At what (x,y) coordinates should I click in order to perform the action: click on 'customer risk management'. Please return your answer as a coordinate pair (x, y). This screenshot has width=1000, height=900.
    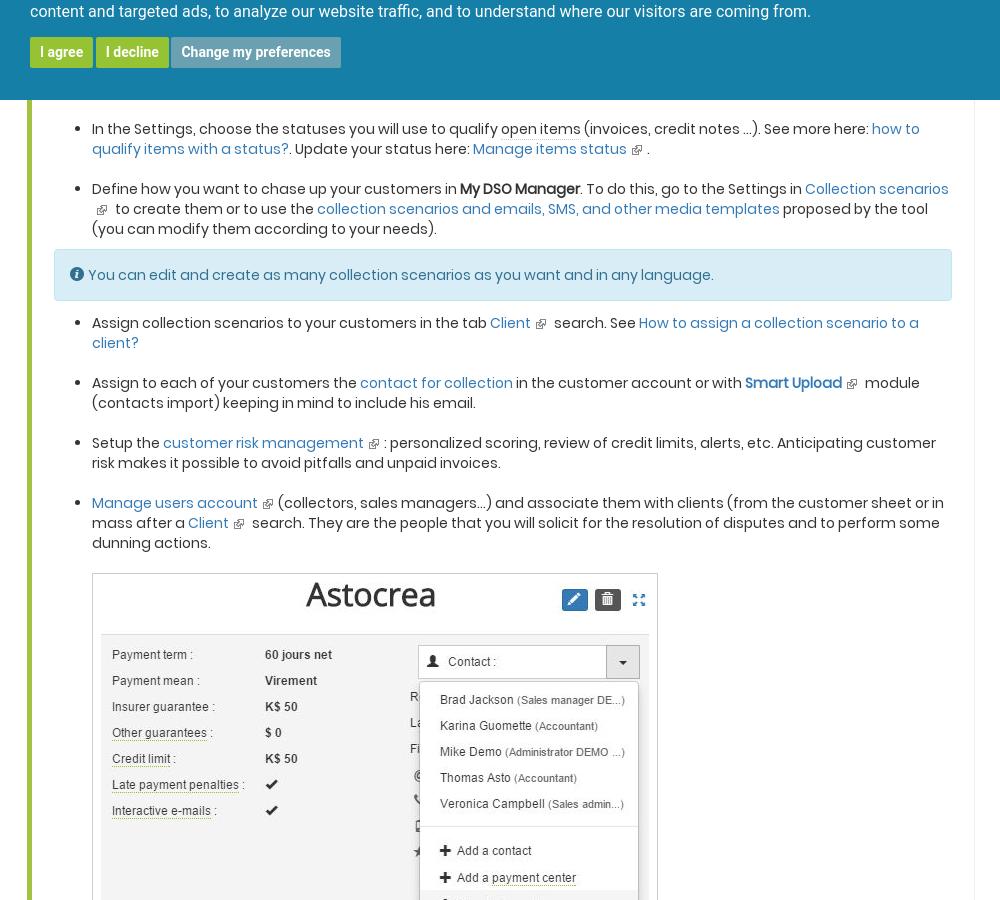
    Looking at the image, I should click on (263, 442).